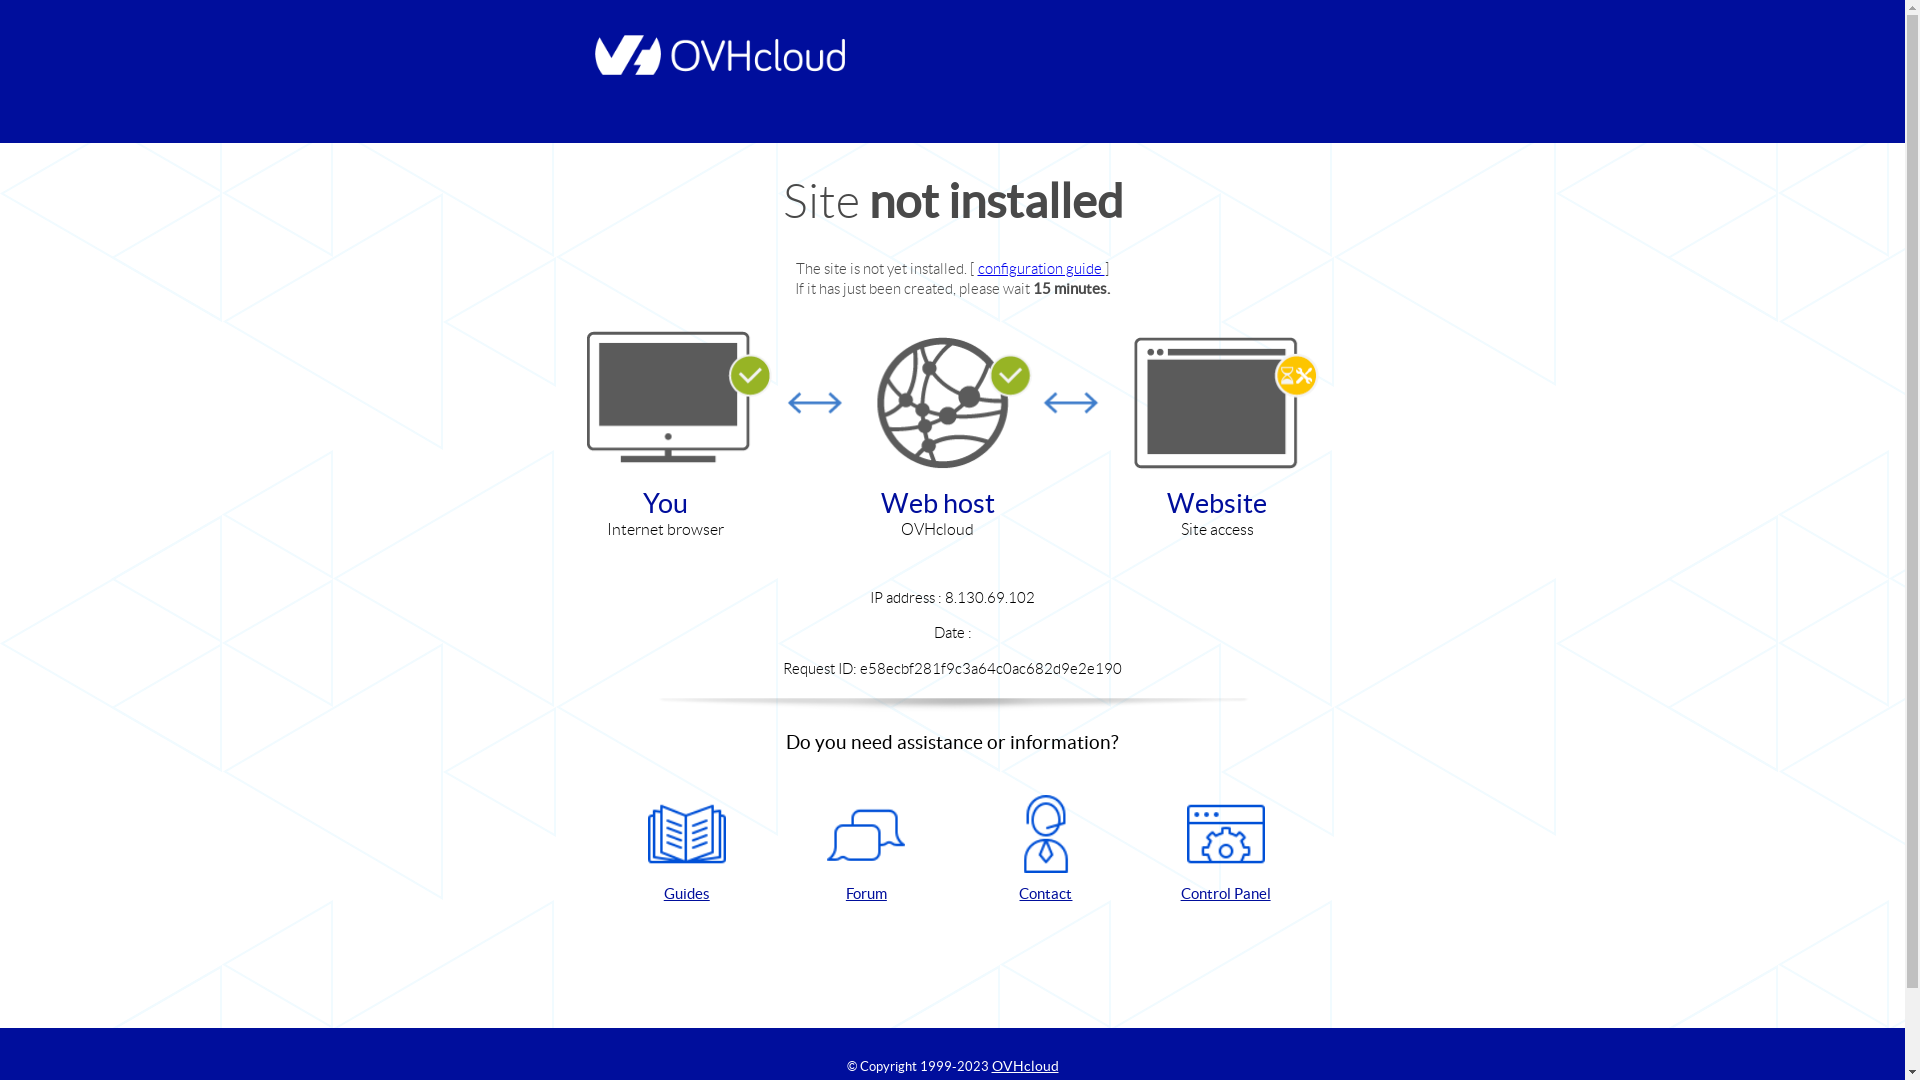  What do you see at coordinates (686, 849) in the screenshot?
I see `'Guides'` at bounding box center [686, 849].